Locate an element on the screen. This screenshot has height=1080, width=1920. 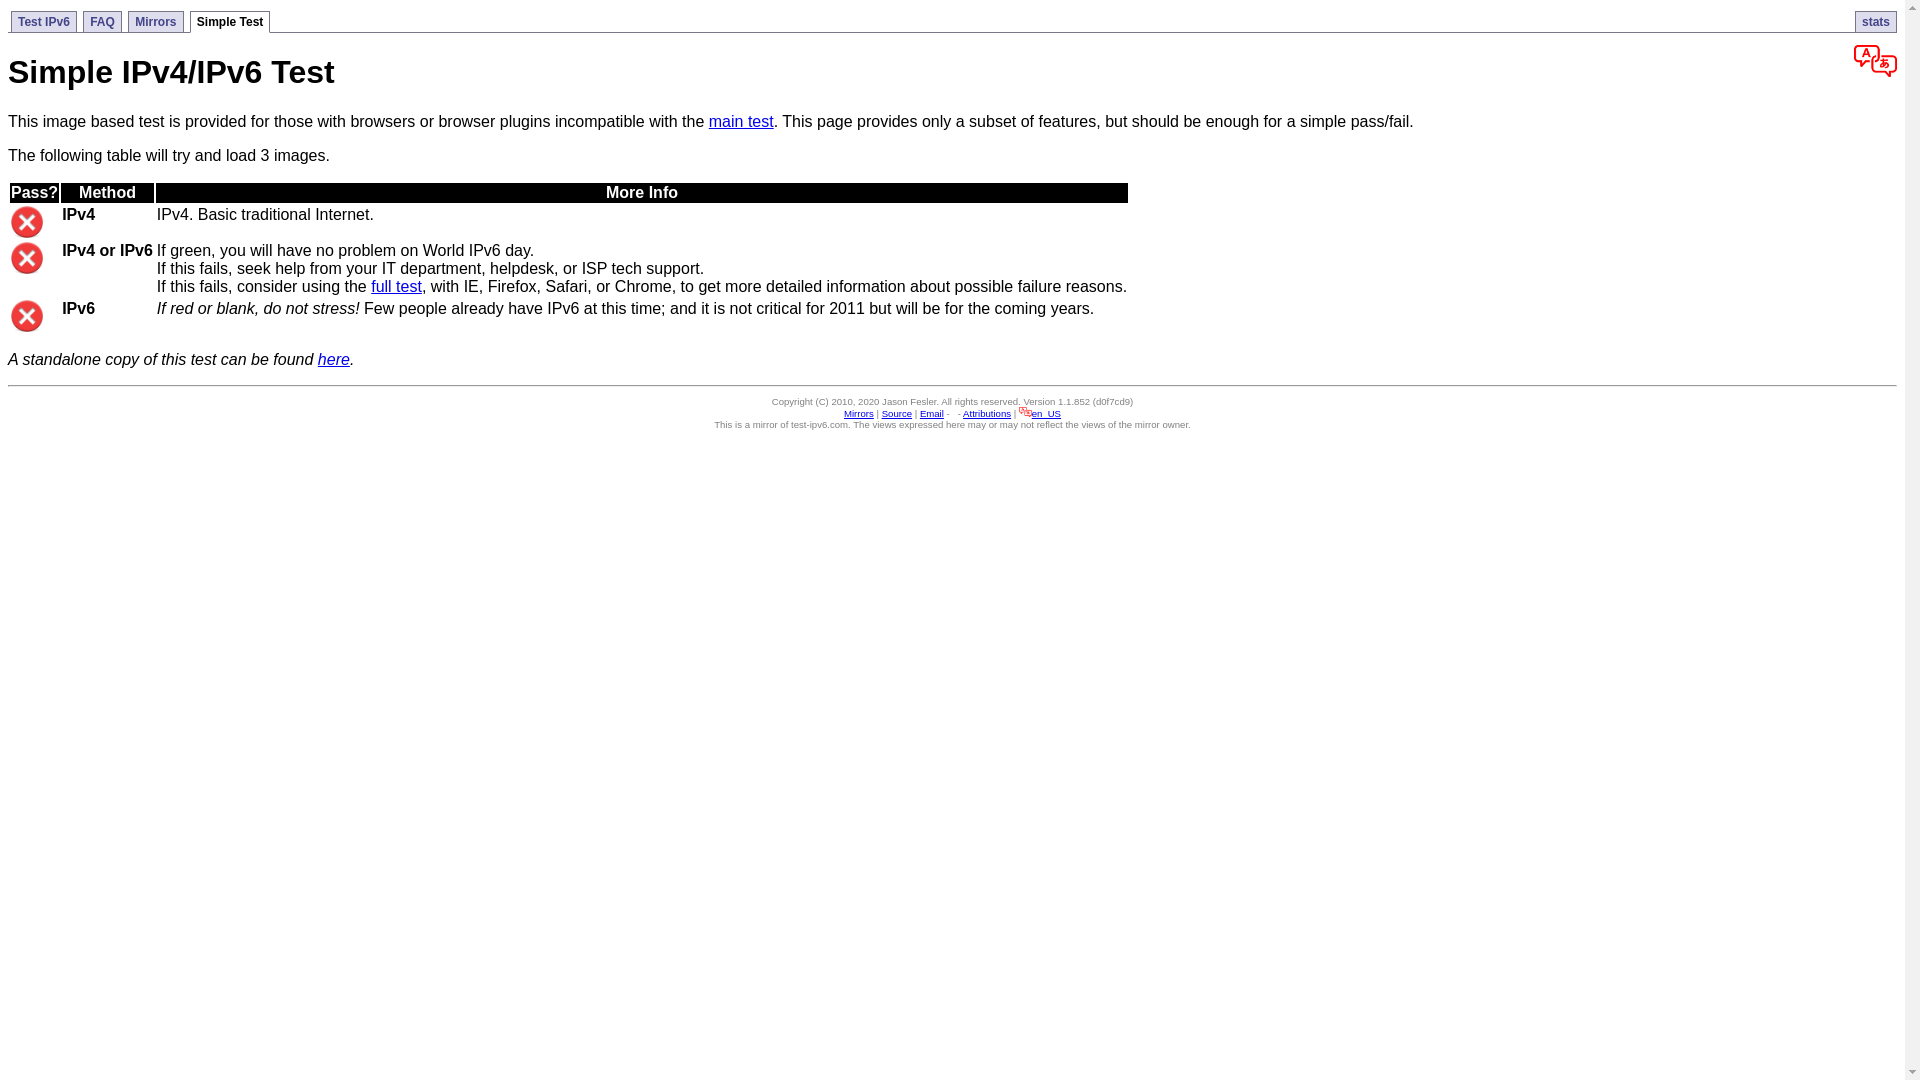
'Test IPv6' is located at coordinates (43, 21).